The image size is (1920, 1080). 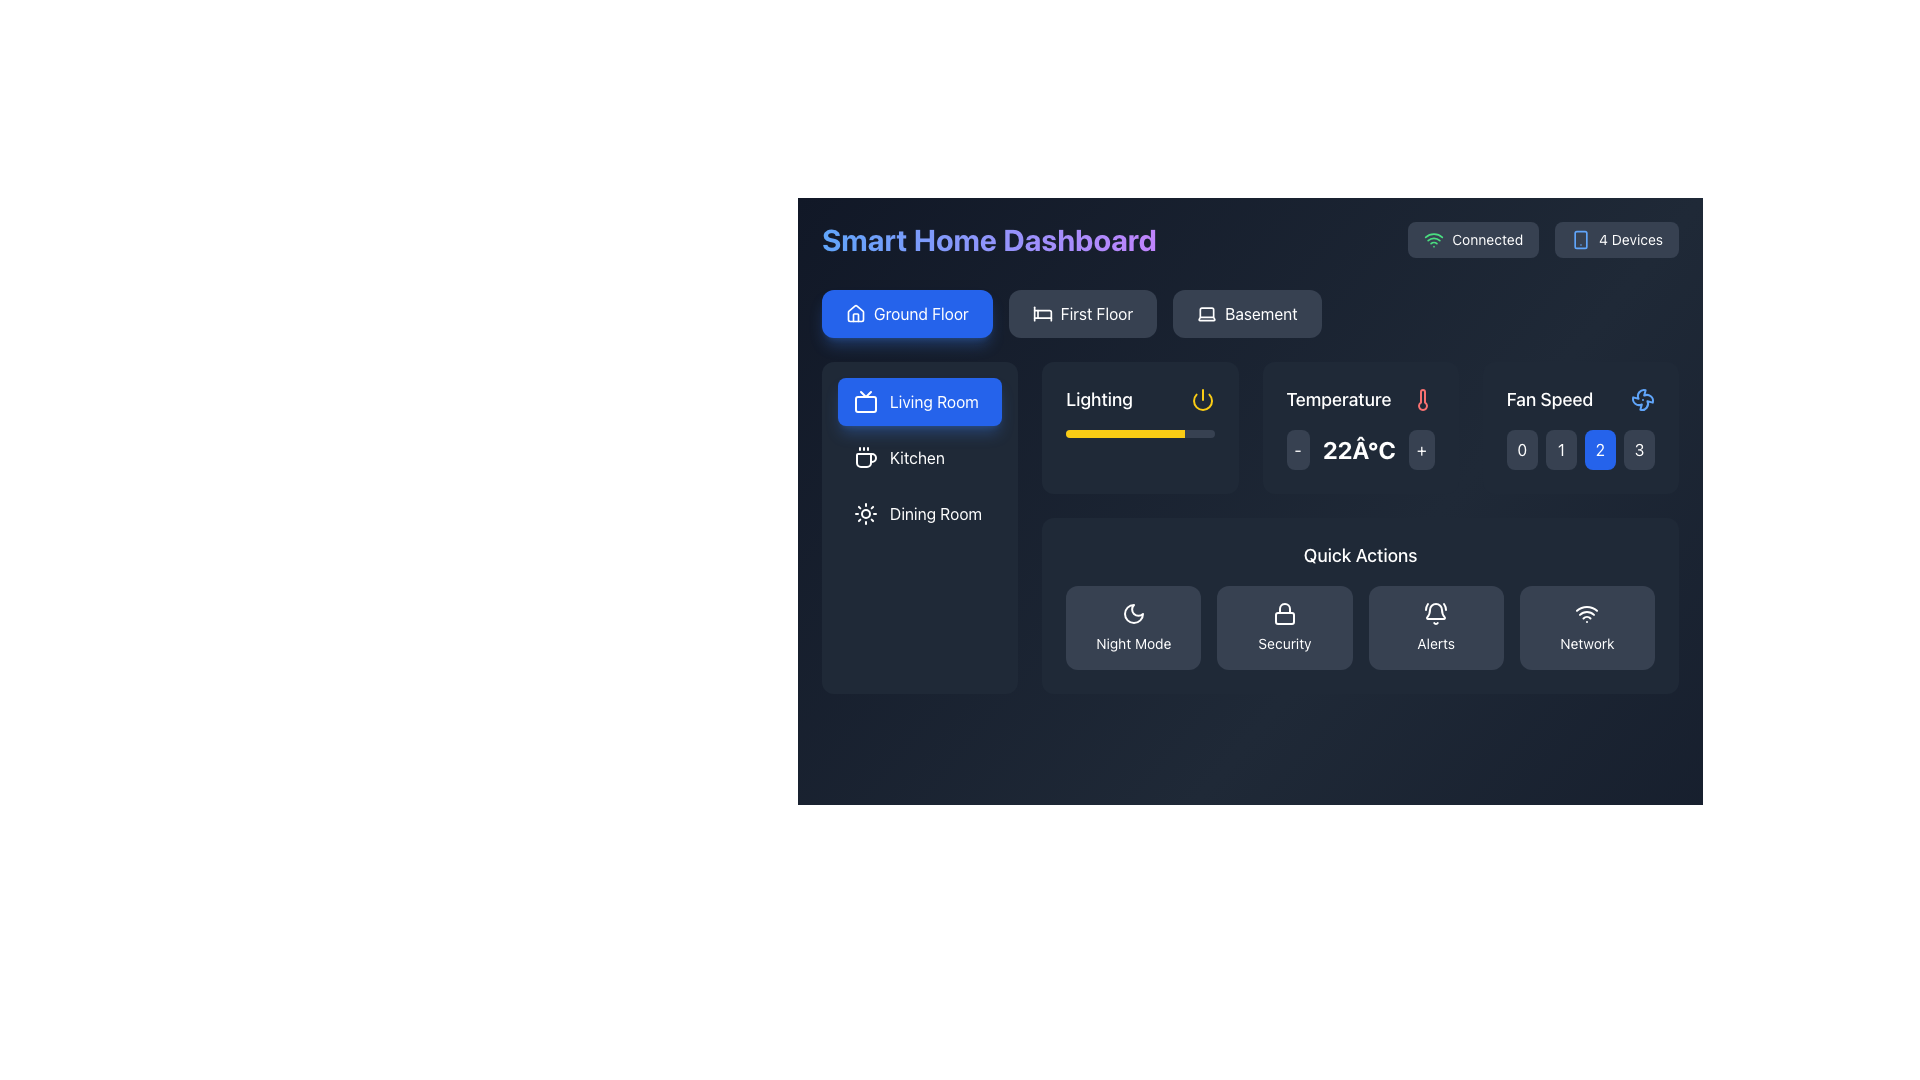 What do you see at coordinates (1580, 238) in the screenshot?
I see `the dark rectangular icon with slightly rounded corners labeled '4 Devices', located near the top-right corner of the dashboard interface` at bounding box center [1580, 238].